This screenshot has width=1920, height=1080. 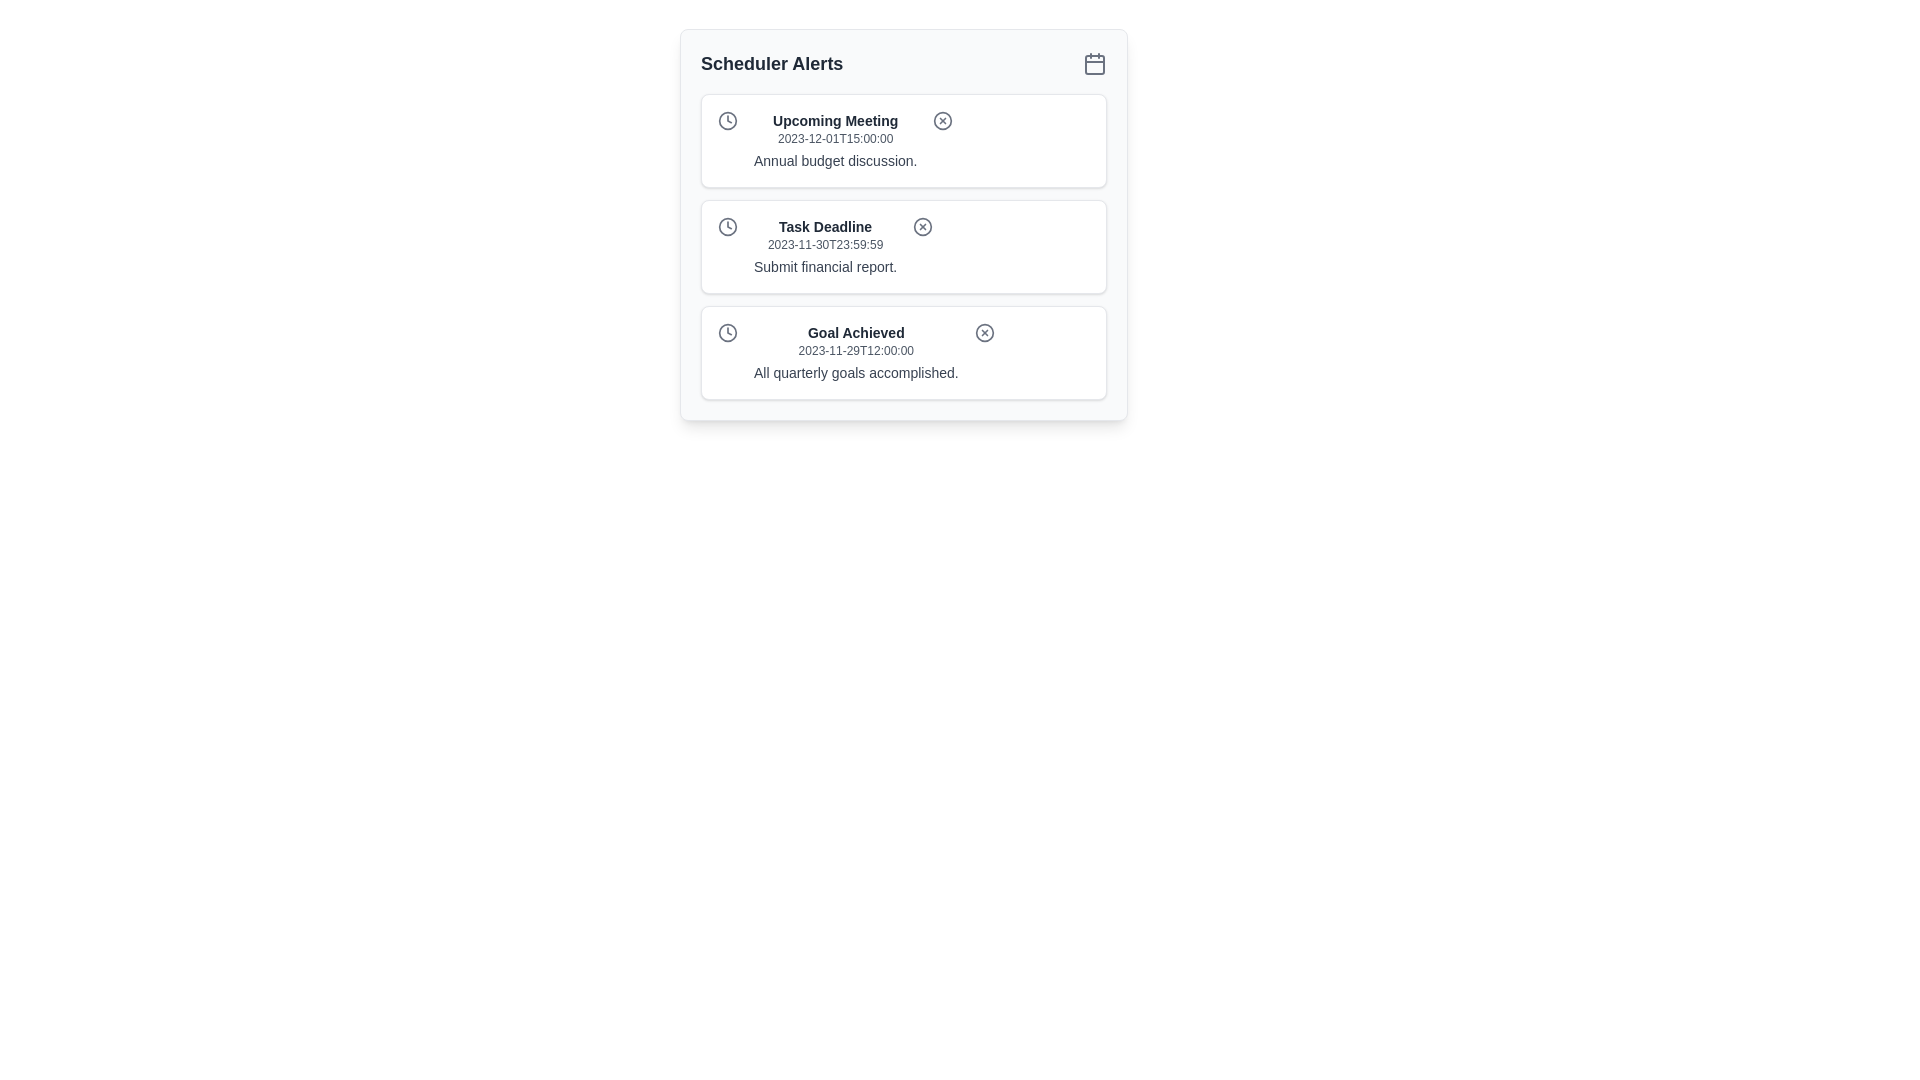 What do you see at coordinates (942, 120) in the screenshot?
I see `the circular close icon next to the 'Upcoming Meeting' title in the scheduler alert box` at bounding box center [942, 120].